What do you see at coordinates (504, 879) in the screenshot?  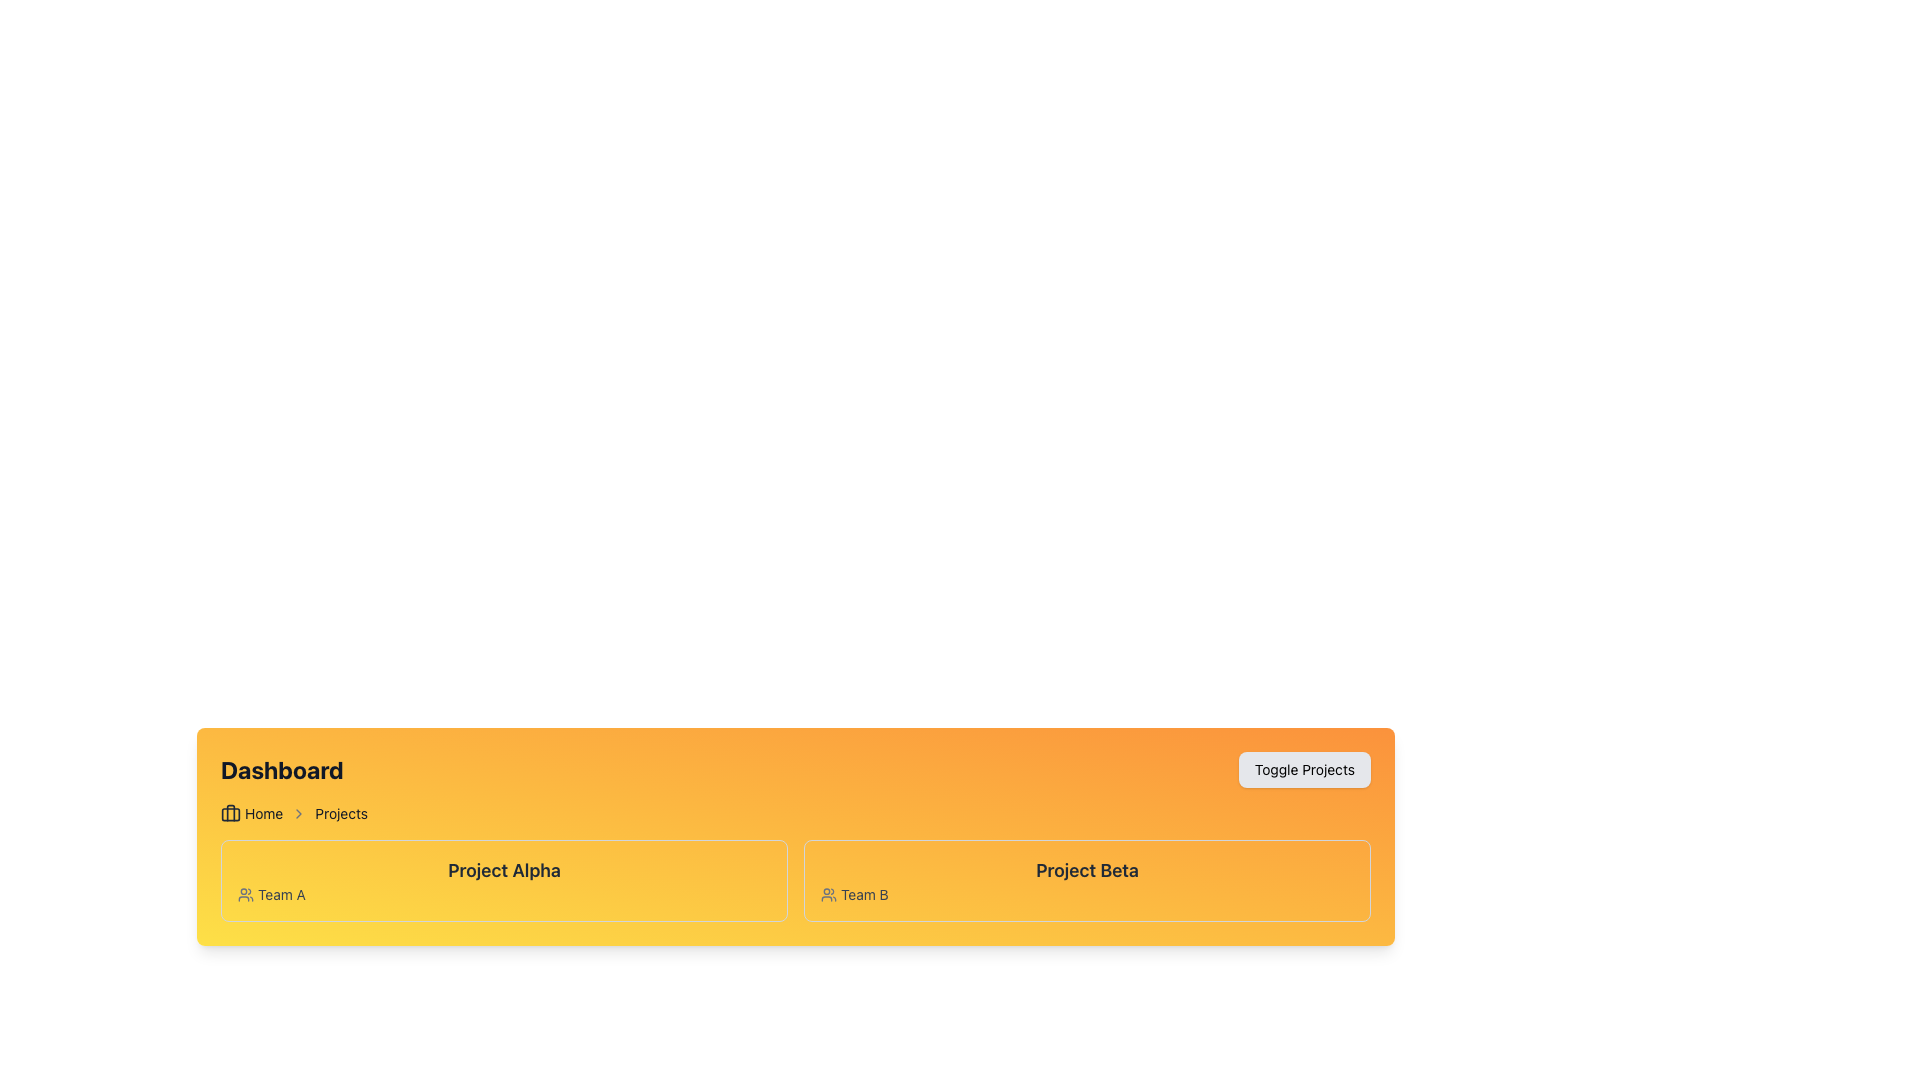 I see `the rectangular card with a gradient yellow background that contains 'Project Alpha' in bold, large font` at bounding box center [504, 879].